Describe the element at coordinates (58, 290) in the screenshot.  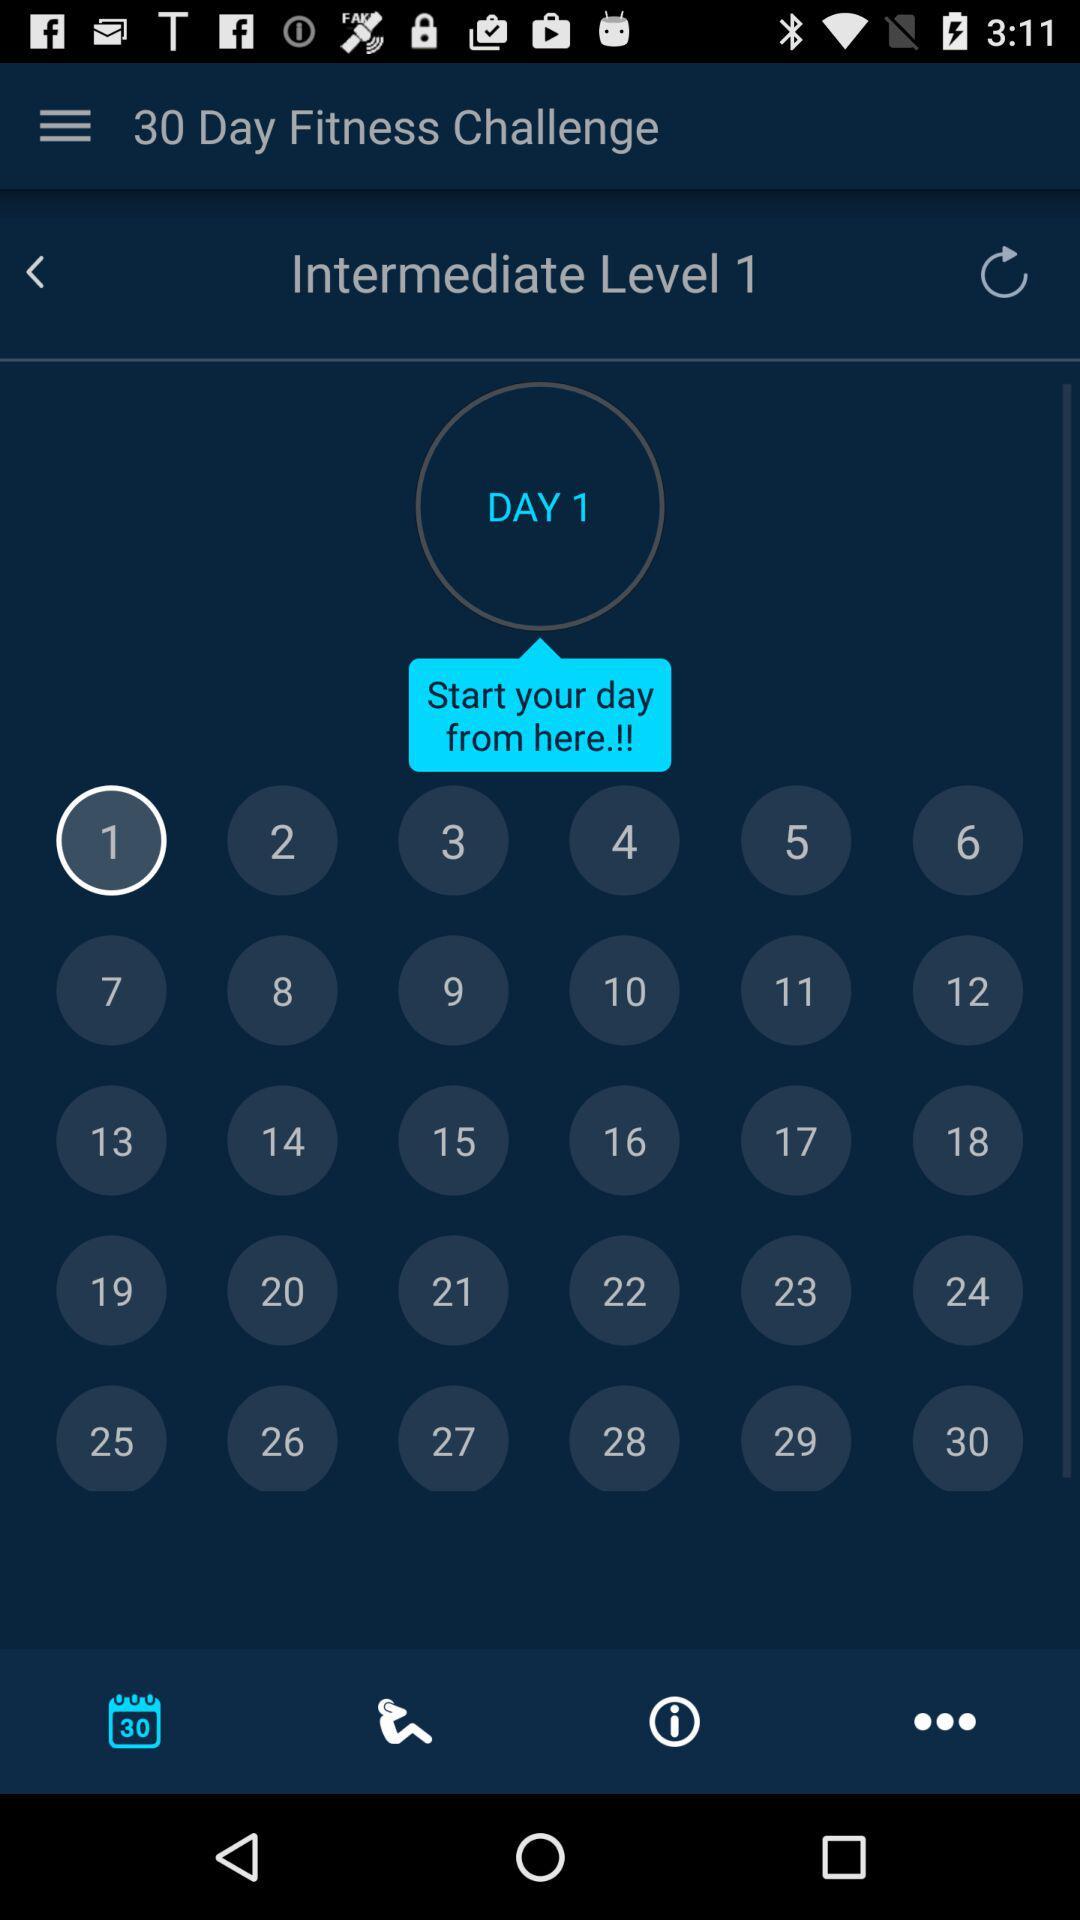
I see `the arrow_backward icon` at that location.